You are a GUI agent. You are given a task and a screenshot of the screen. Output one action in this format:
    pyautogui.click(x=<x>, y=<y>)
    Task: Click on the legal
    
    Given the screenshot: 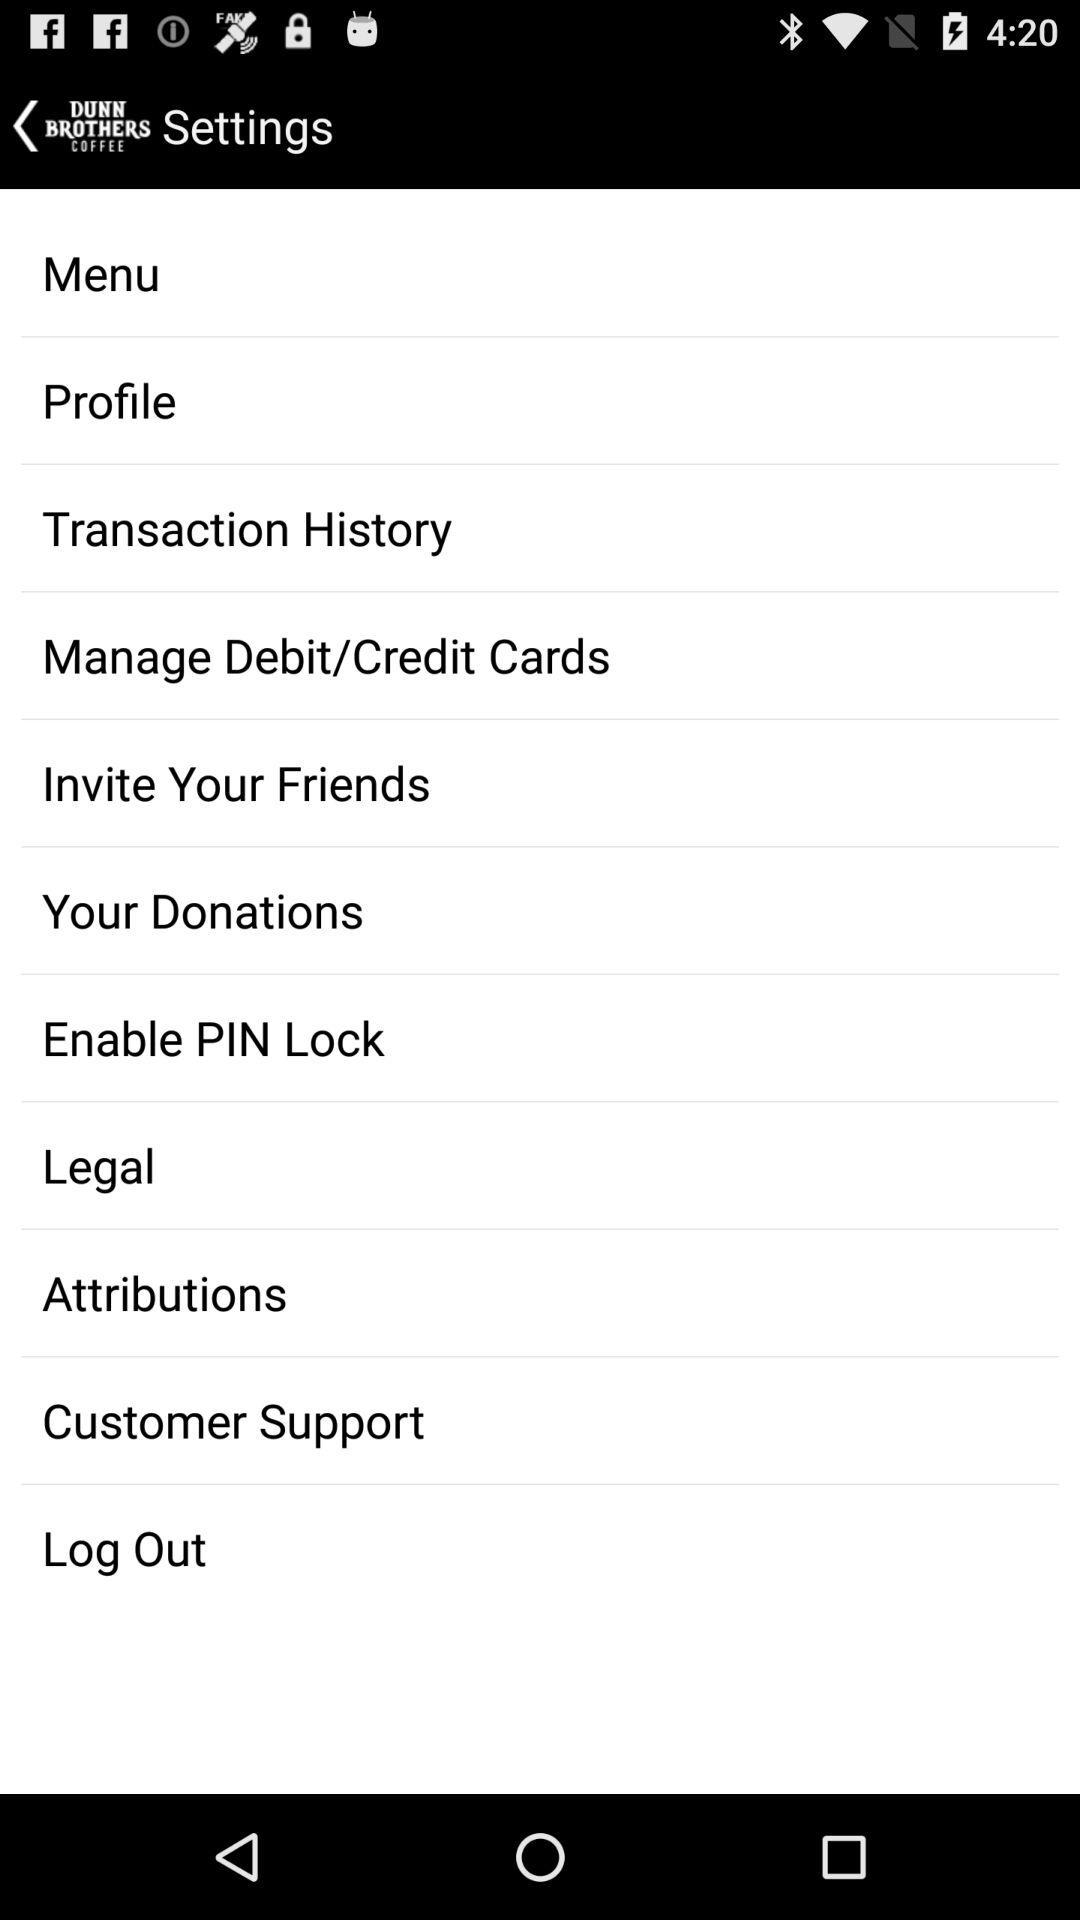 What is the action you would take?
    pyautogui.click(x=540, y=1165)
    